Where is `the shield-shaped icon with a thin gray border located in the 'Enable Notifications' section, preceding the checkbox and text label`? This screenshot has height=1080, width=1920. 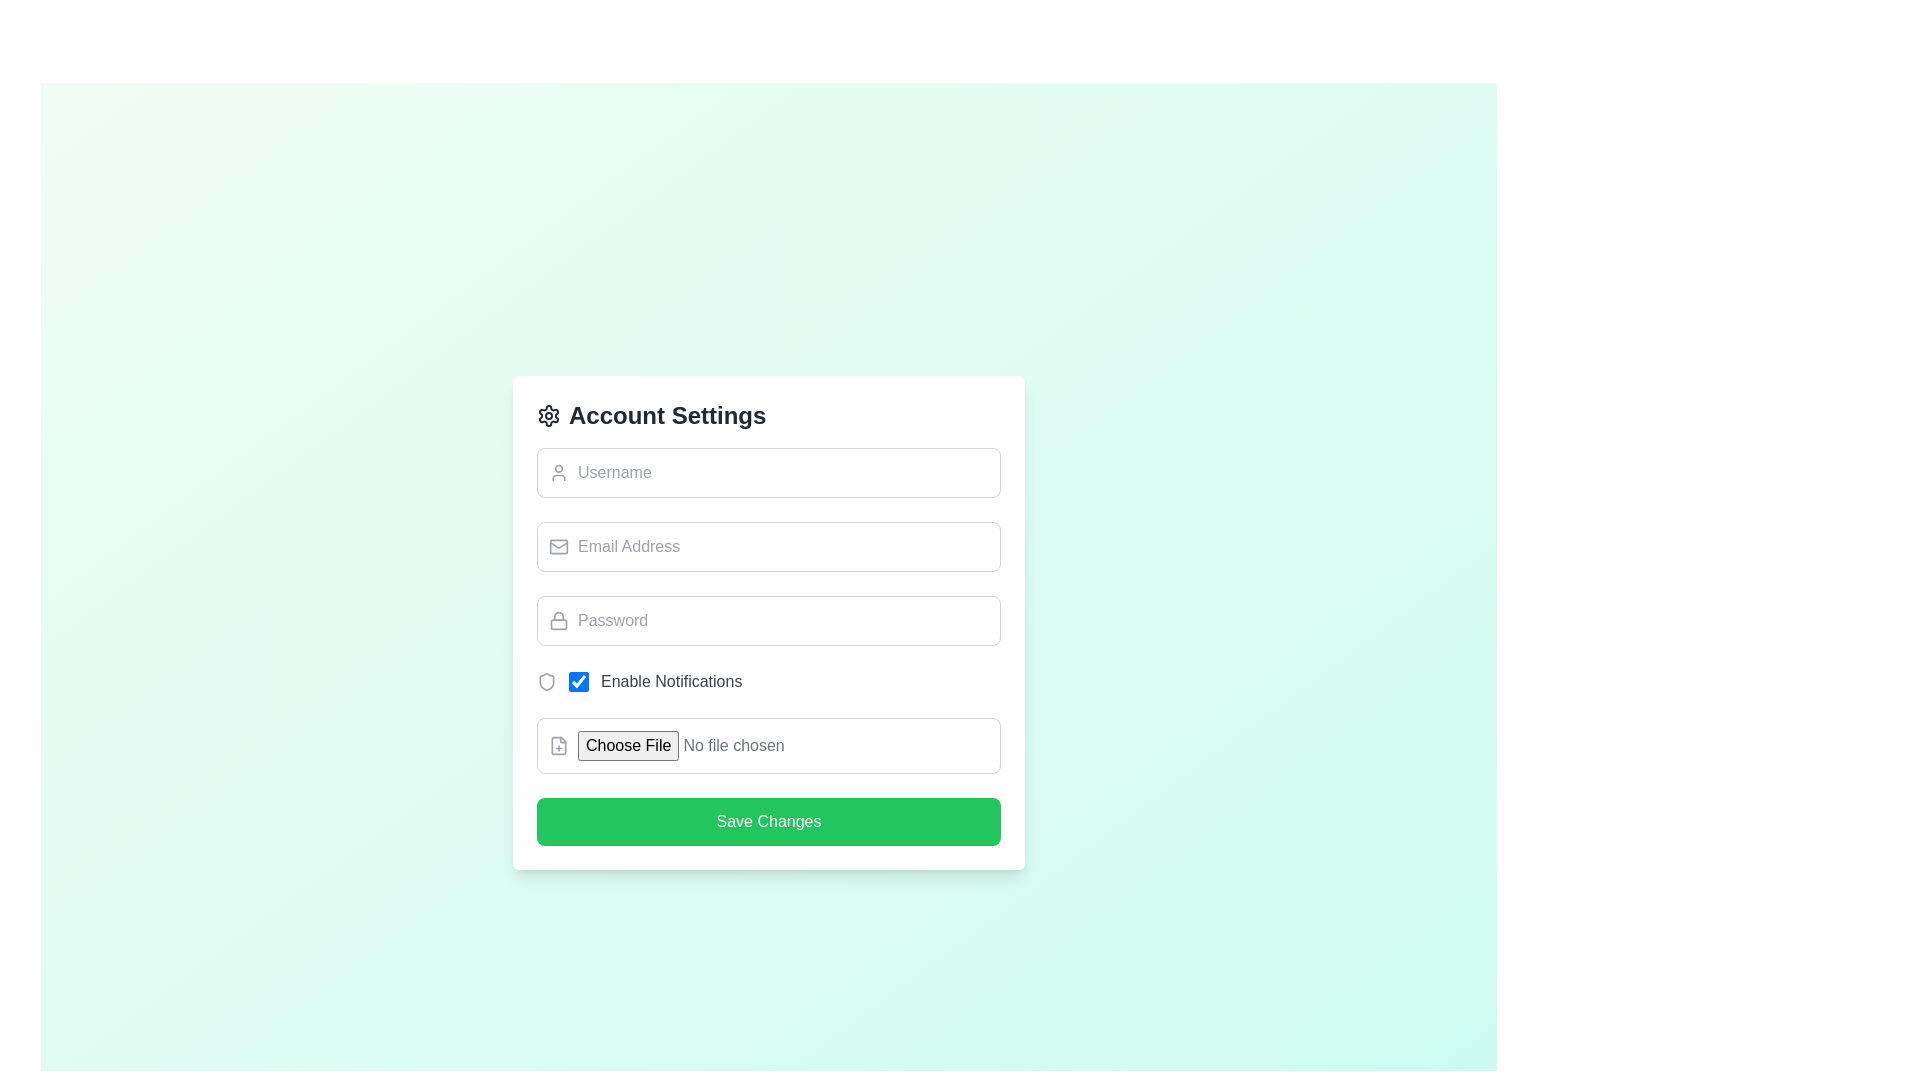 the shield-shaped icon with a thin gray border located in the 'Enable Notifications' section, preceding the checkbox and text label is located at coordinates (547, 681).